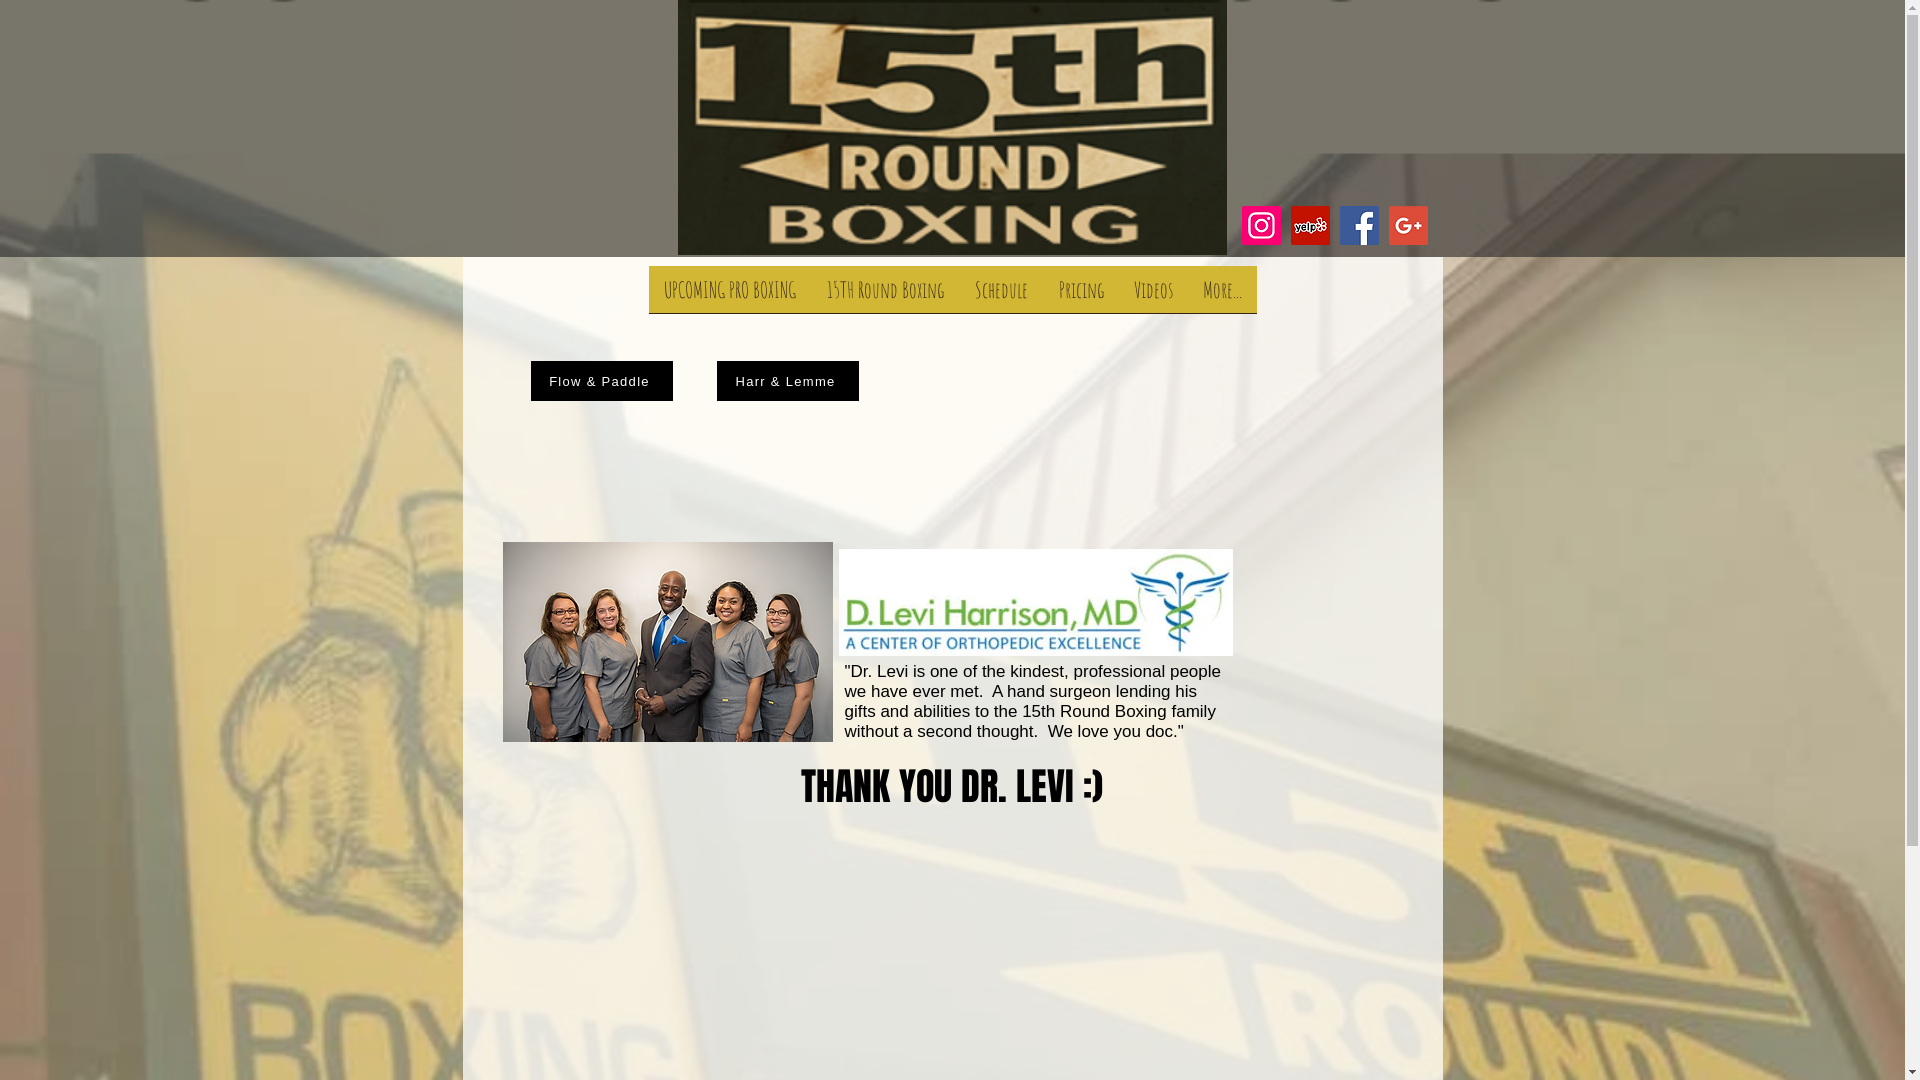 This screenshot has width=1920, height=1080. What do you see at coordinates (811, 296) in the screenshot?
I see `'15TH Round Boxing'` at bounding box center [811, 296].